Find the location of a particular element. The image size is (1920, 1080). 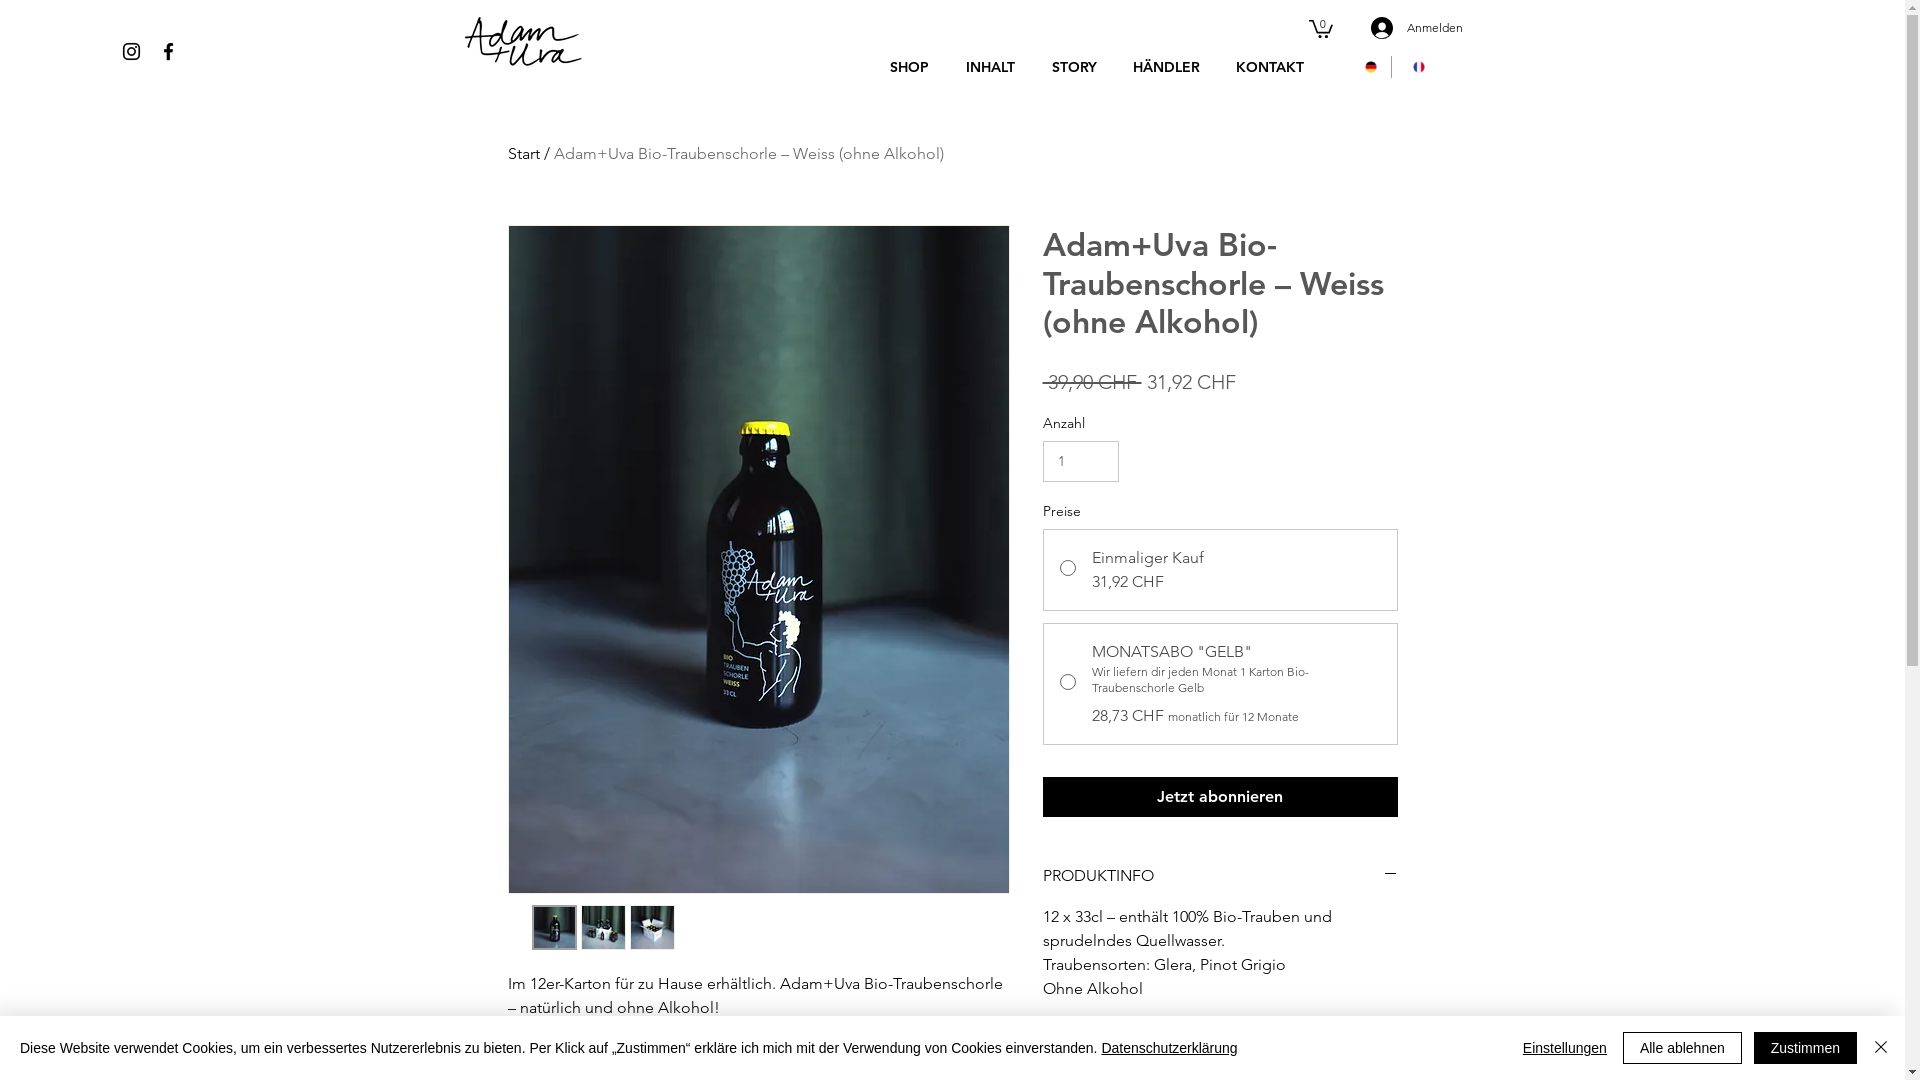

'Start' is located at coordinates (523, 152).